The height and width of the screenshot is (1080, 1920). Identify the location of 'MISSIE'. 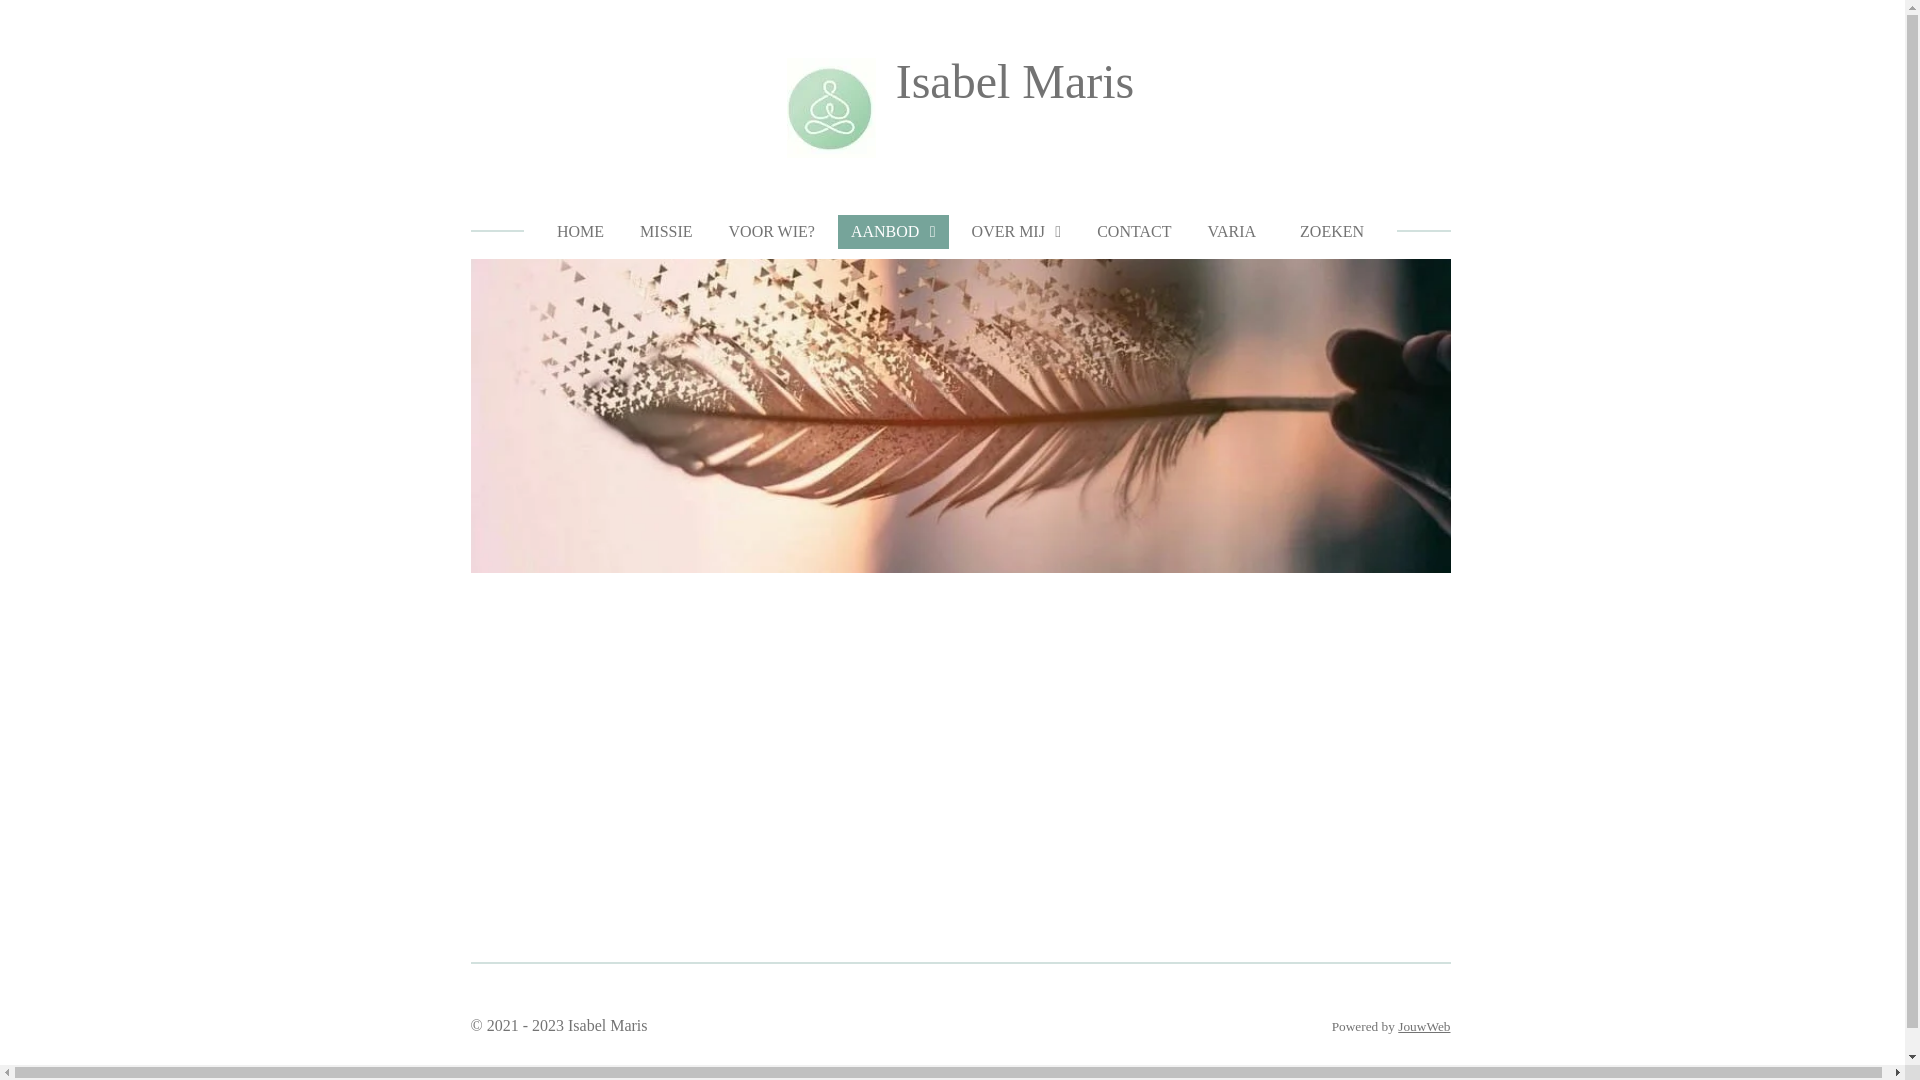
(666, 230).